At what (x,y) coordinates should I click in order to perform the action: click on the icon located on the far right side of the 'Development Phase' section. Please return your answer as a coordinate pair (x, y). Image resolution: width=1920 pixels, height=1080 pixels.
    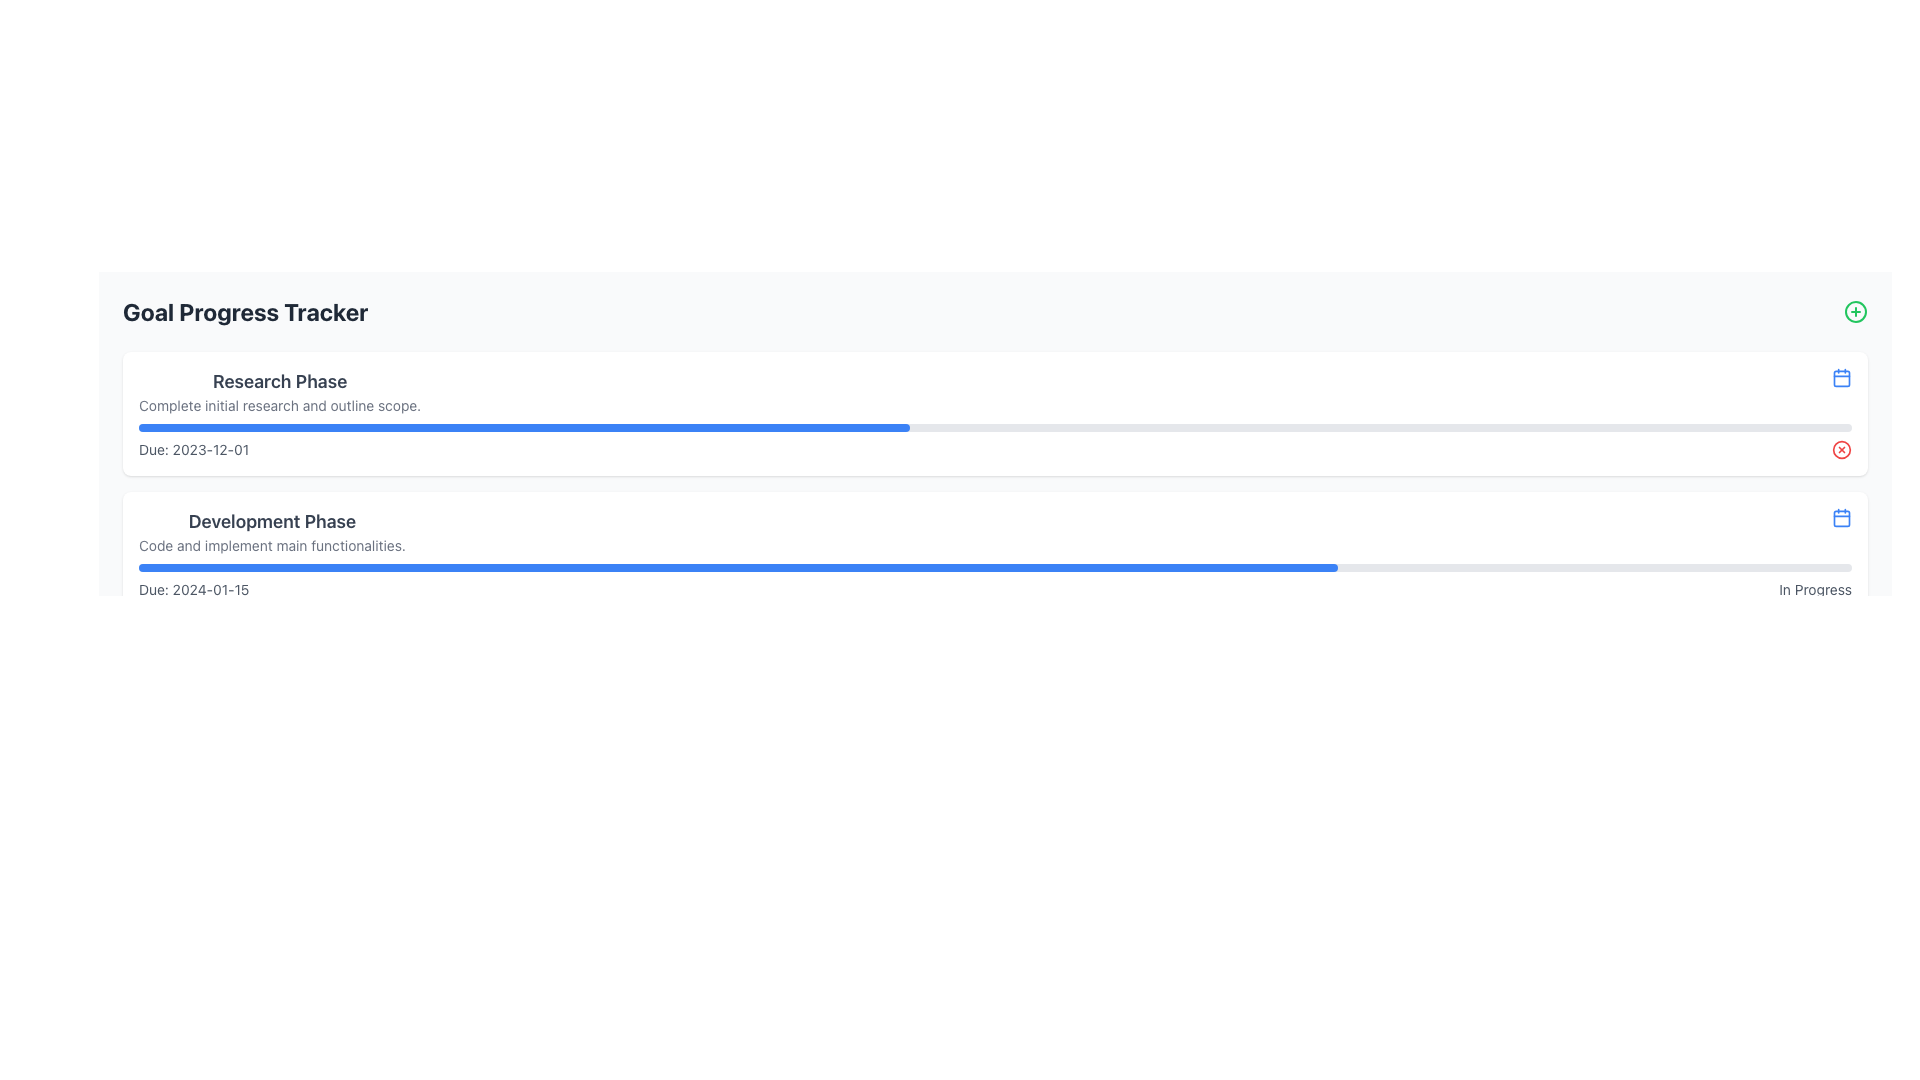
    Looking at the image, I should click on (1841, 516).